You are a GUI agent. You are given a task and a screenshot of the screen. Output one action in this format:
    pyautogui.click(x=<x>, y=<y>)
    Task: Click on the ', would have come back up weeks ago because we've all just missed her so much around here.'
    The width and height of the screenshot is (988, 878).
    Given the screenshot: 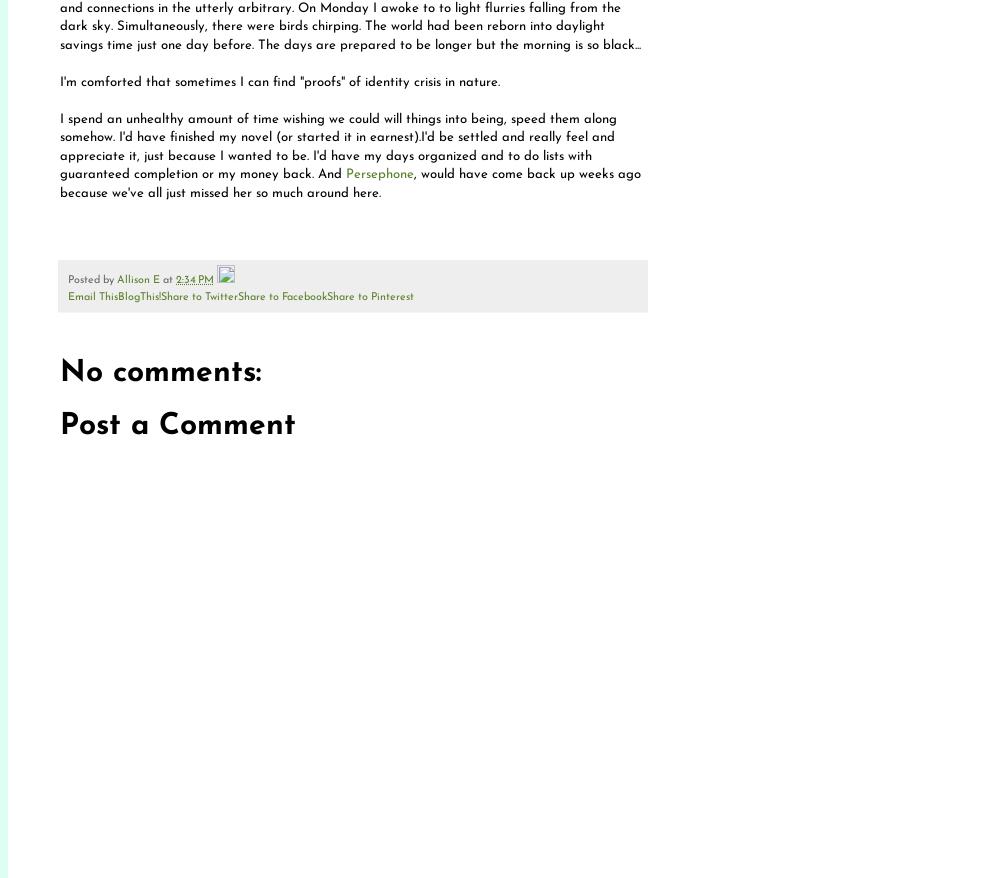 What is the action you would take?
    pyautogui.click(x=350, y=182)
    